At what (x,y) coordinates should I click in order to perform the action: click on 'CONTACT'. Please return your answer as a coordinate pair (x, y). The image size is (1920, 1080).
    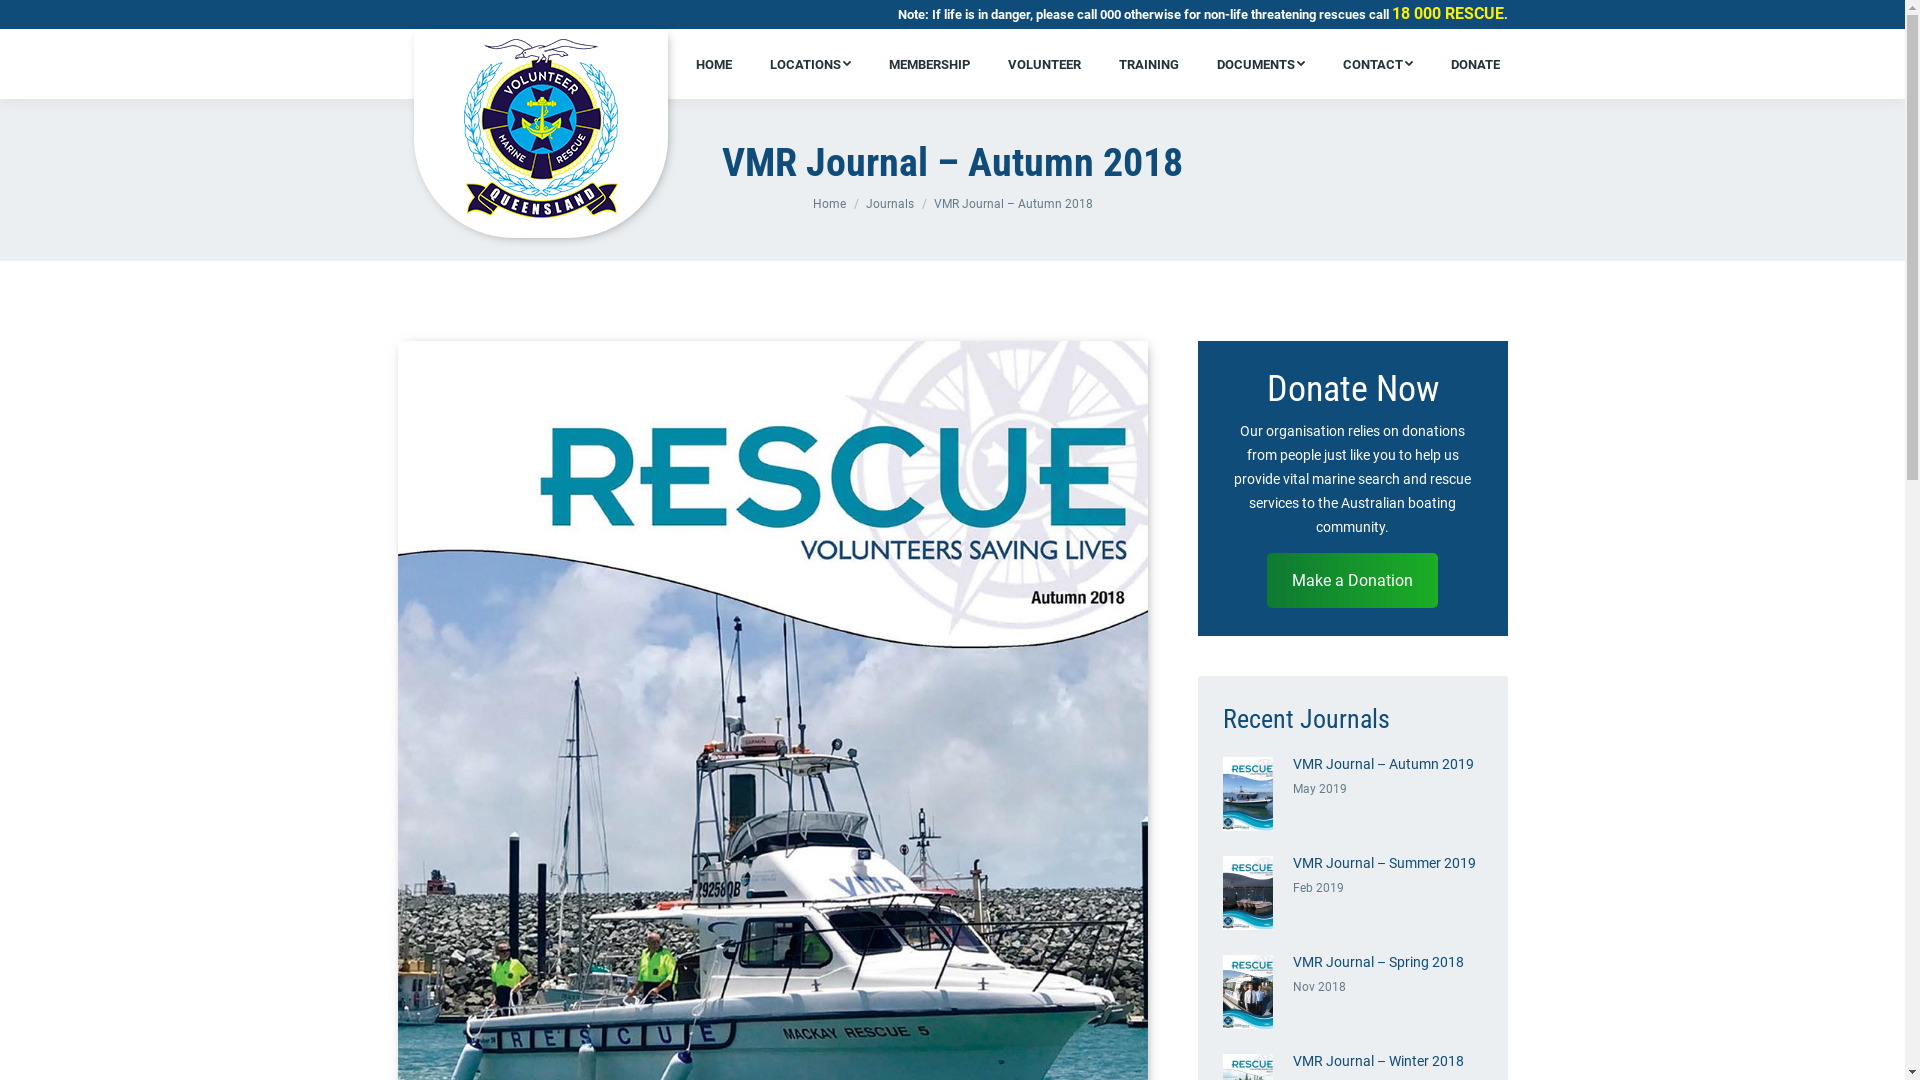
    Looking at the image, I should click on (1376, 63).